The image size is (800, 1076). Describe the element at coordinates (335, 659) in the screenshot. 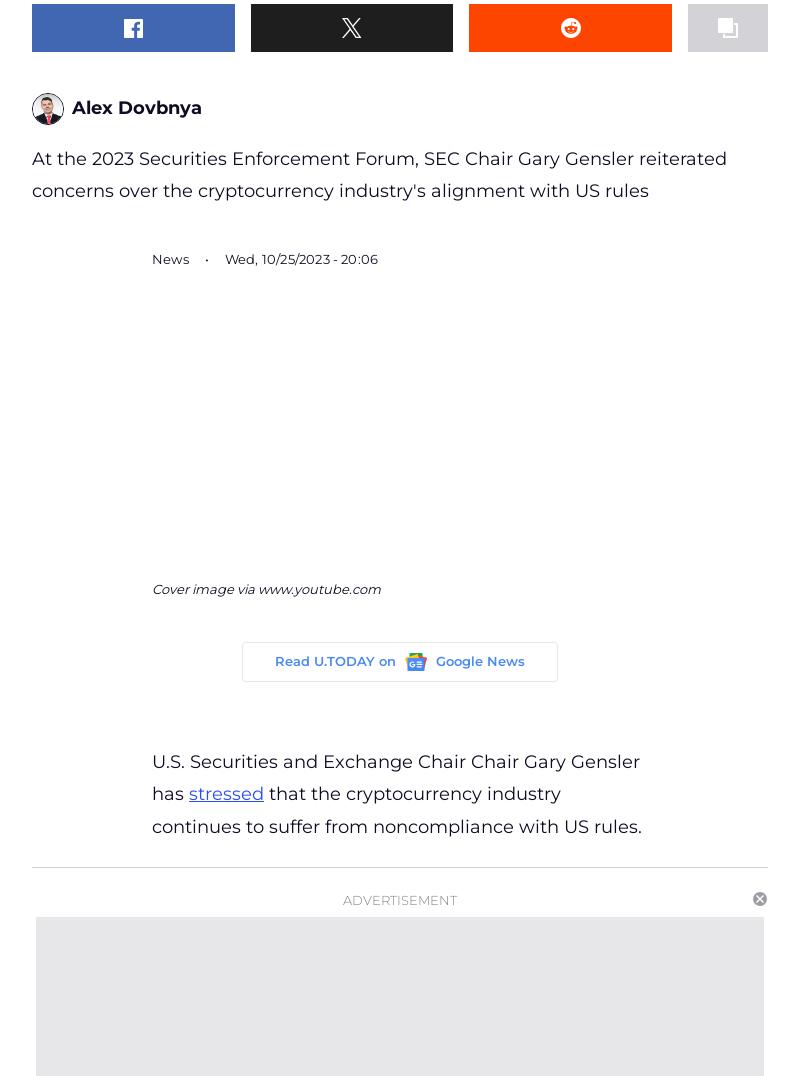

I see `'Read U.TODAY on'` at that location.